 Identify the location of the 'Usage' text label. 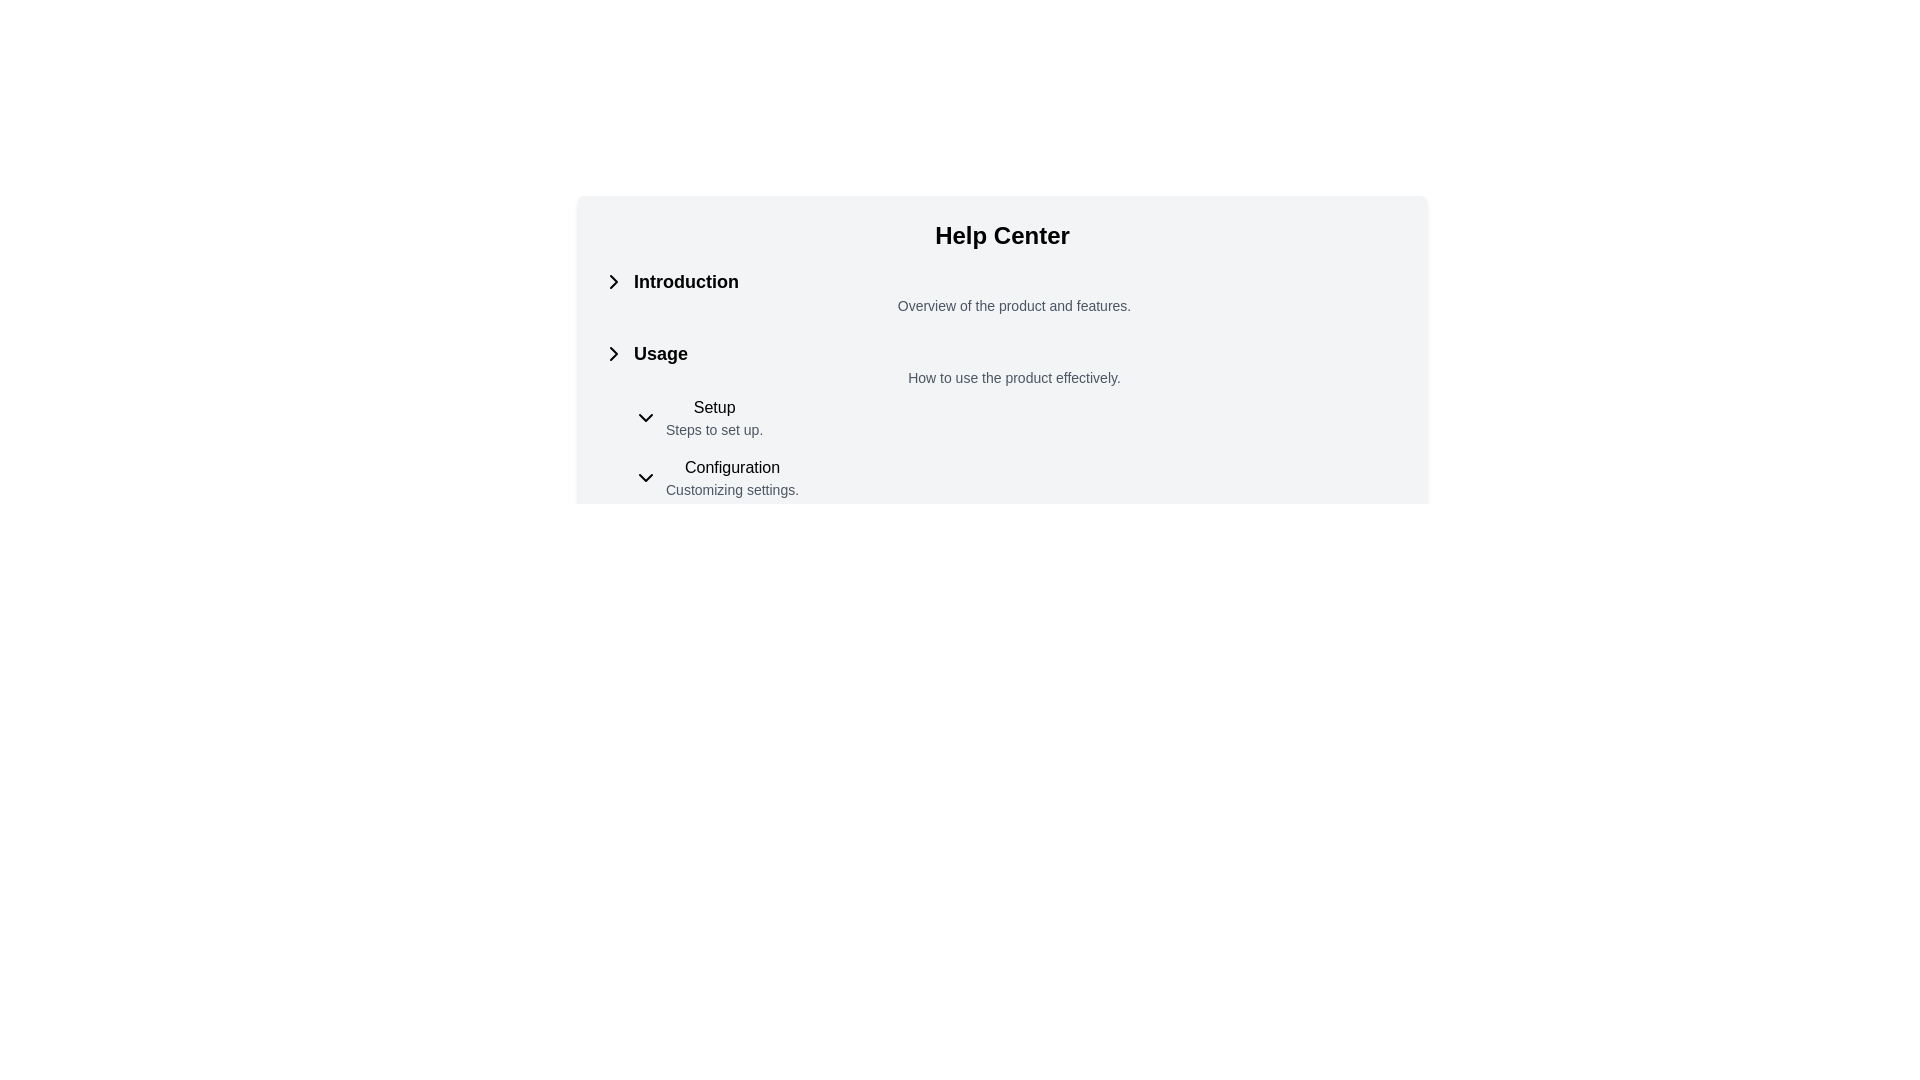
(661, 353).